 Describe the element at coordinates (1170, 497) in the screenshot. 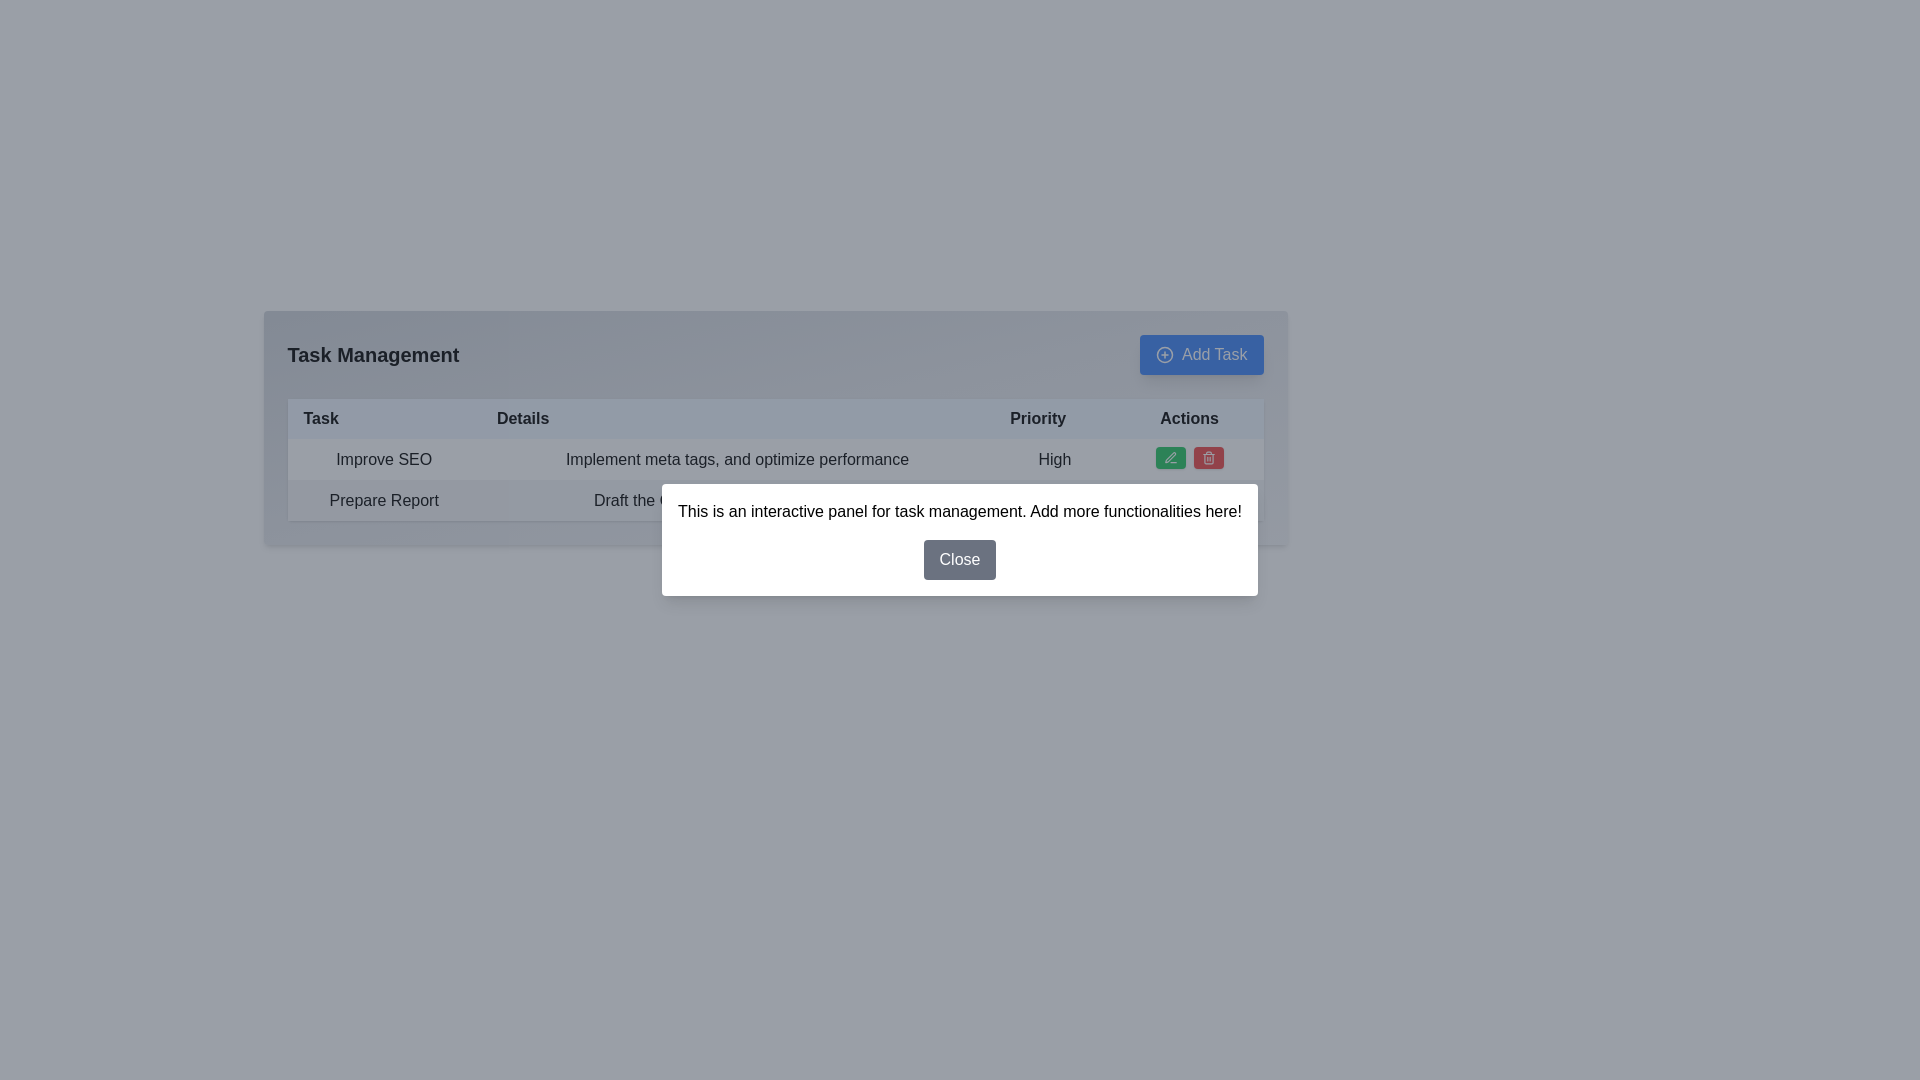

I see `the pen icon within the button located in the Actions column of the first row of the table to initiate editing` at that location.